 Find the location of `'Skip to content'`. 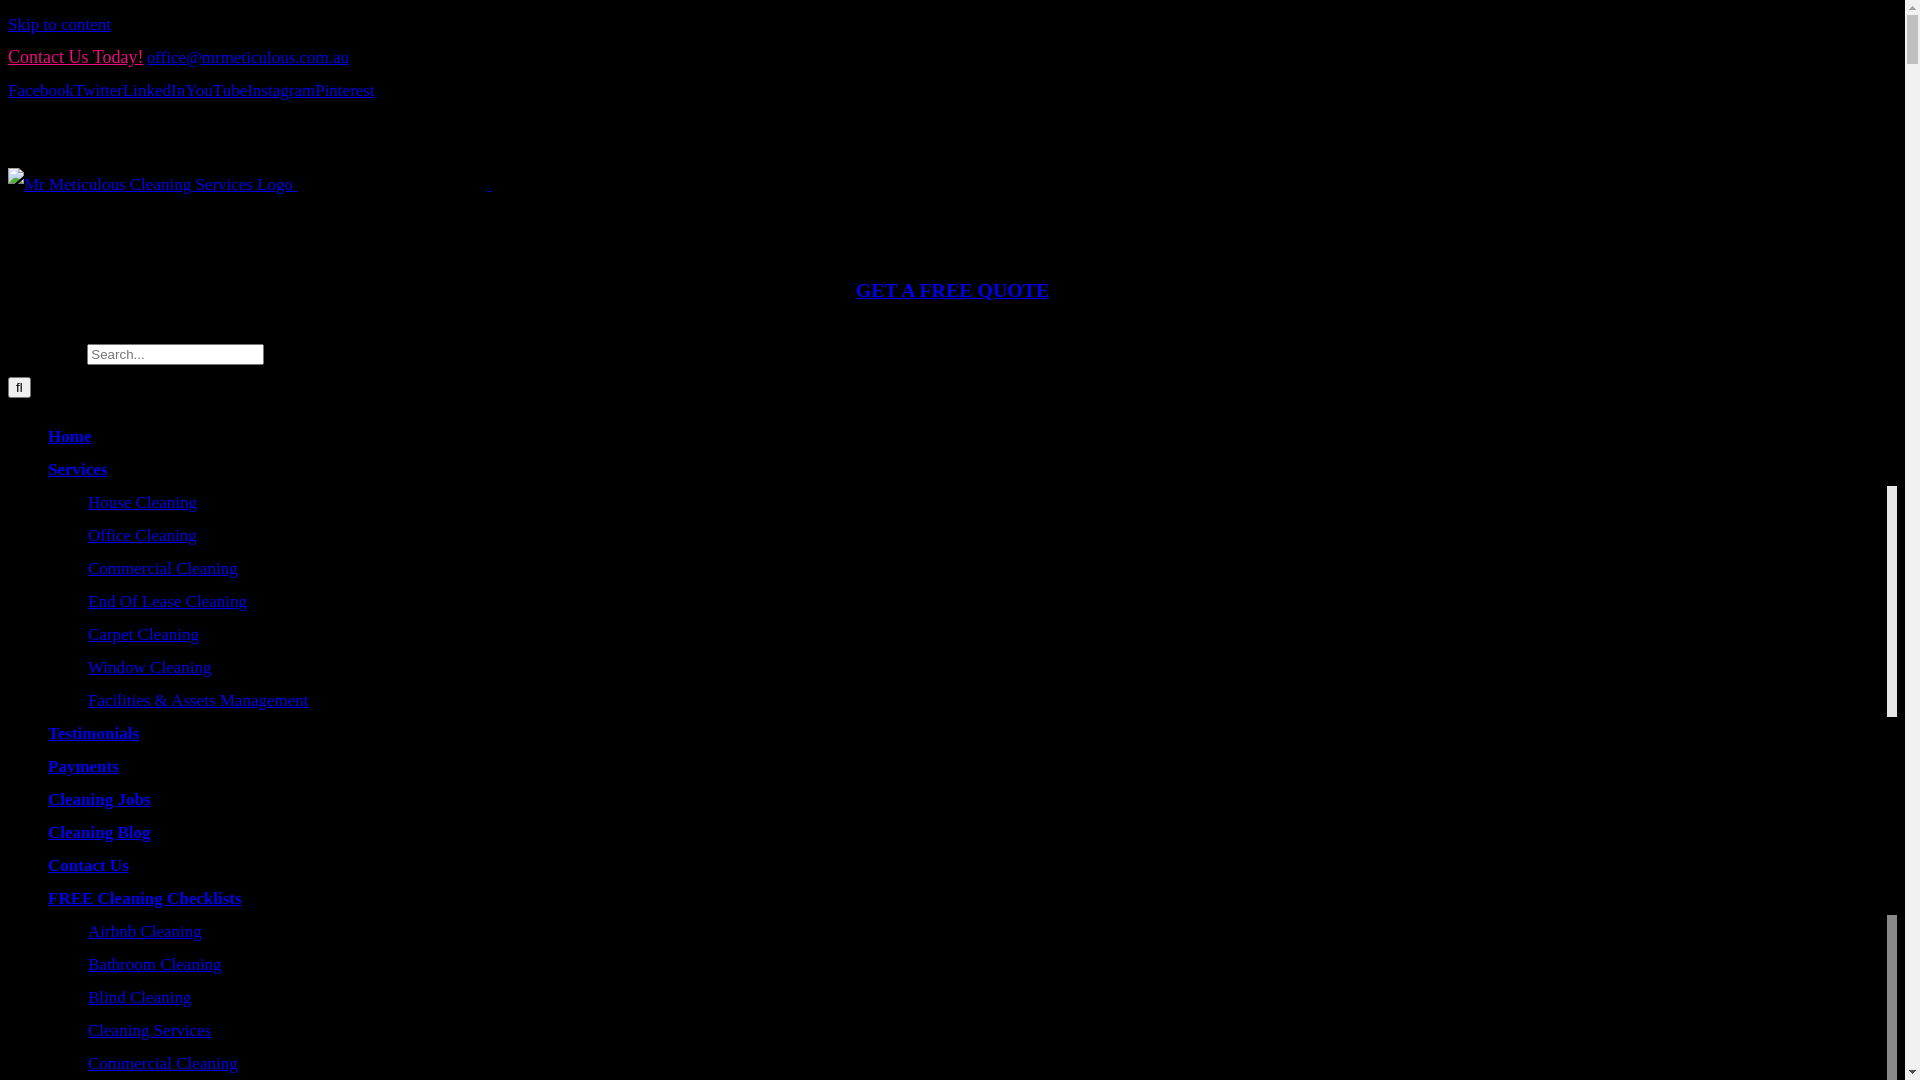

'Skip to content' is located at coordinates (8, 24).